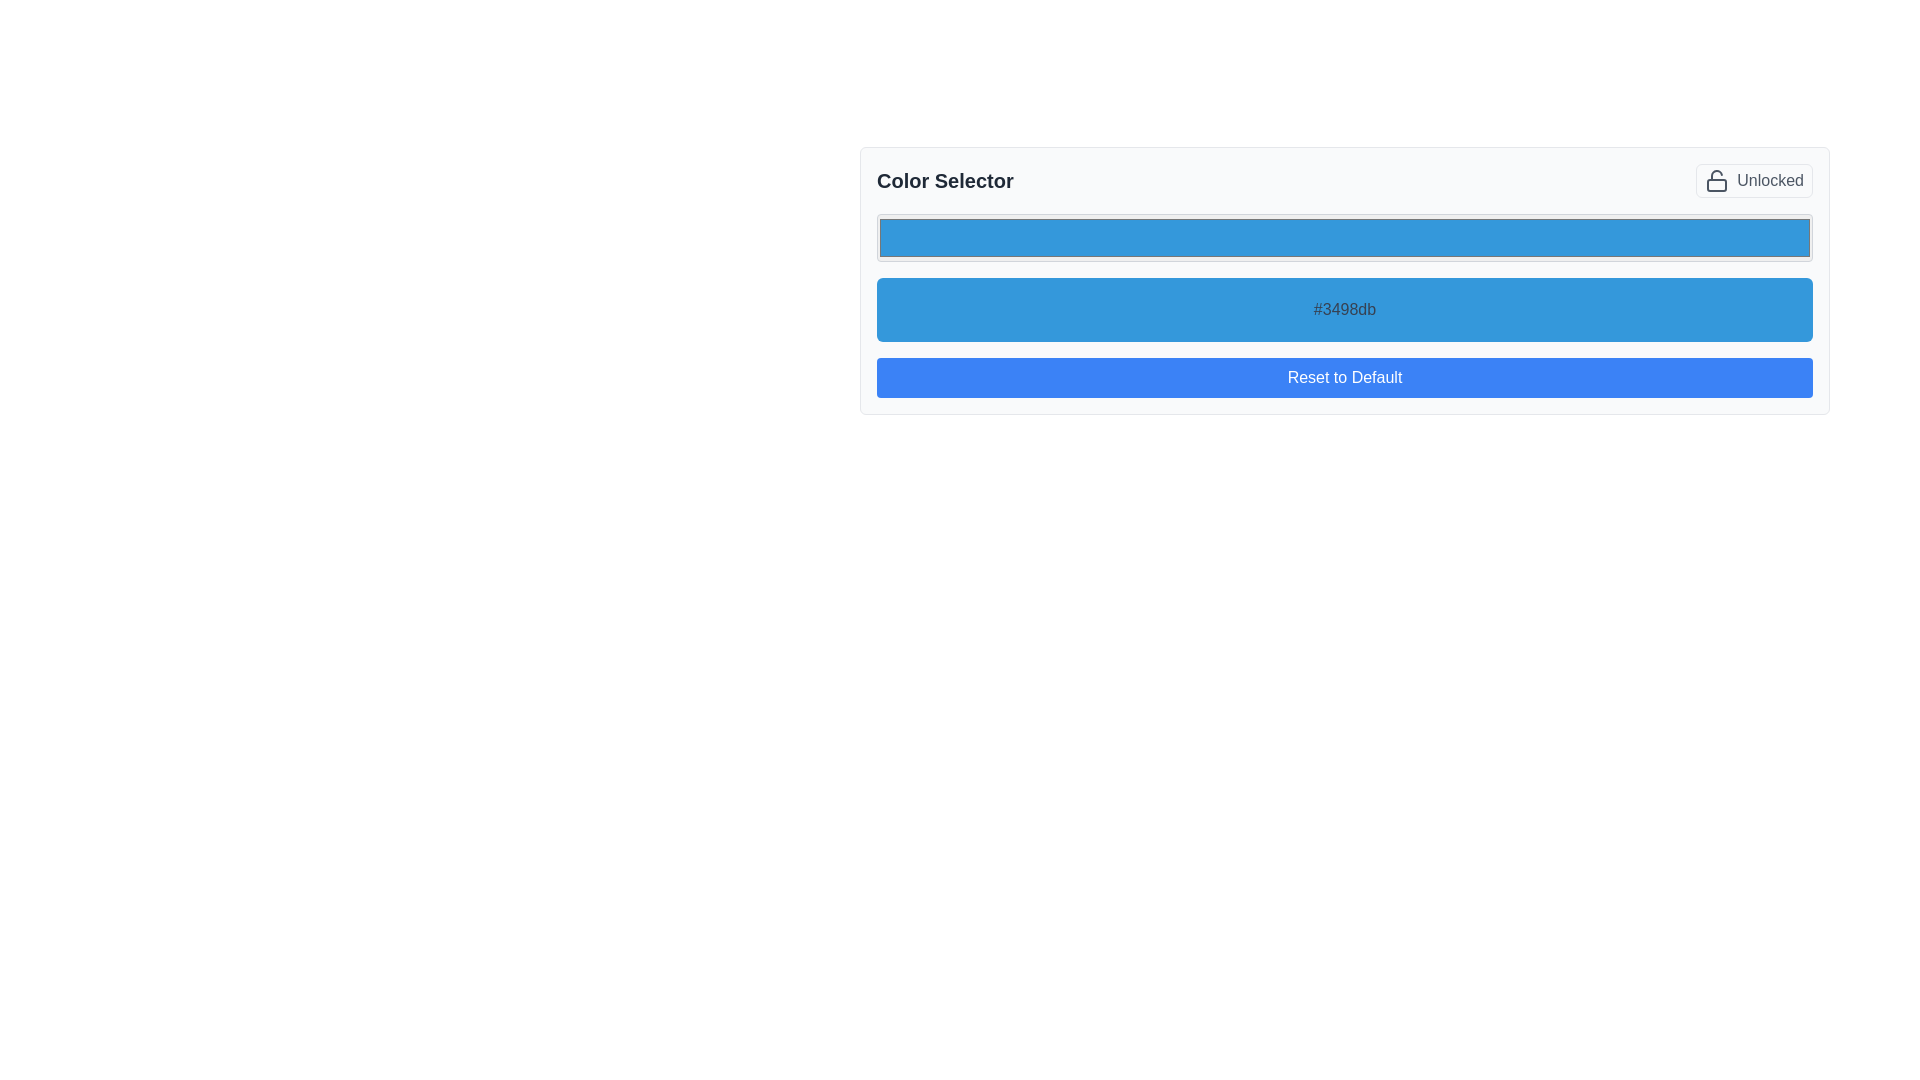 This screenshot has height=1080, width=1920. I want to click on the Color Picker Input, which is a rectangular interface with a blue fill (#3498db) located below the 'Color Selector' title, so click(1344, 237).